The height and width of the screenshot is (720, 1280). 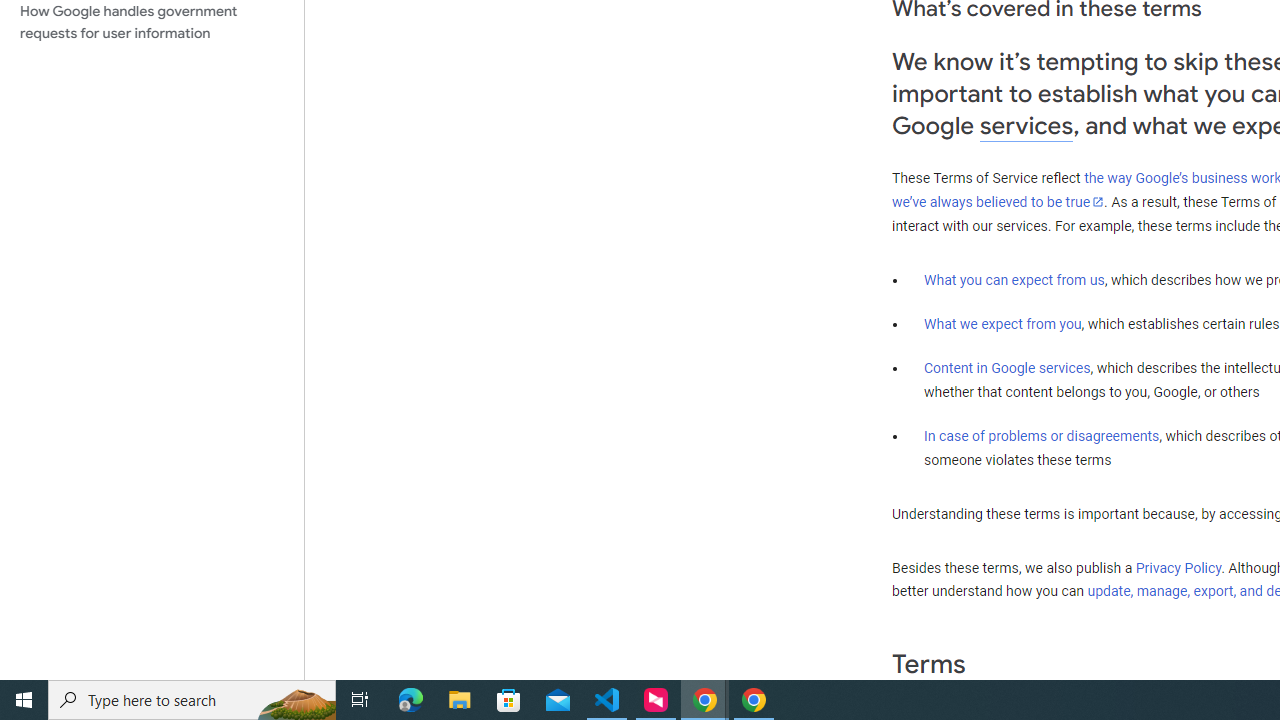 I want to click on 'services', so click(x=1026, y=125).